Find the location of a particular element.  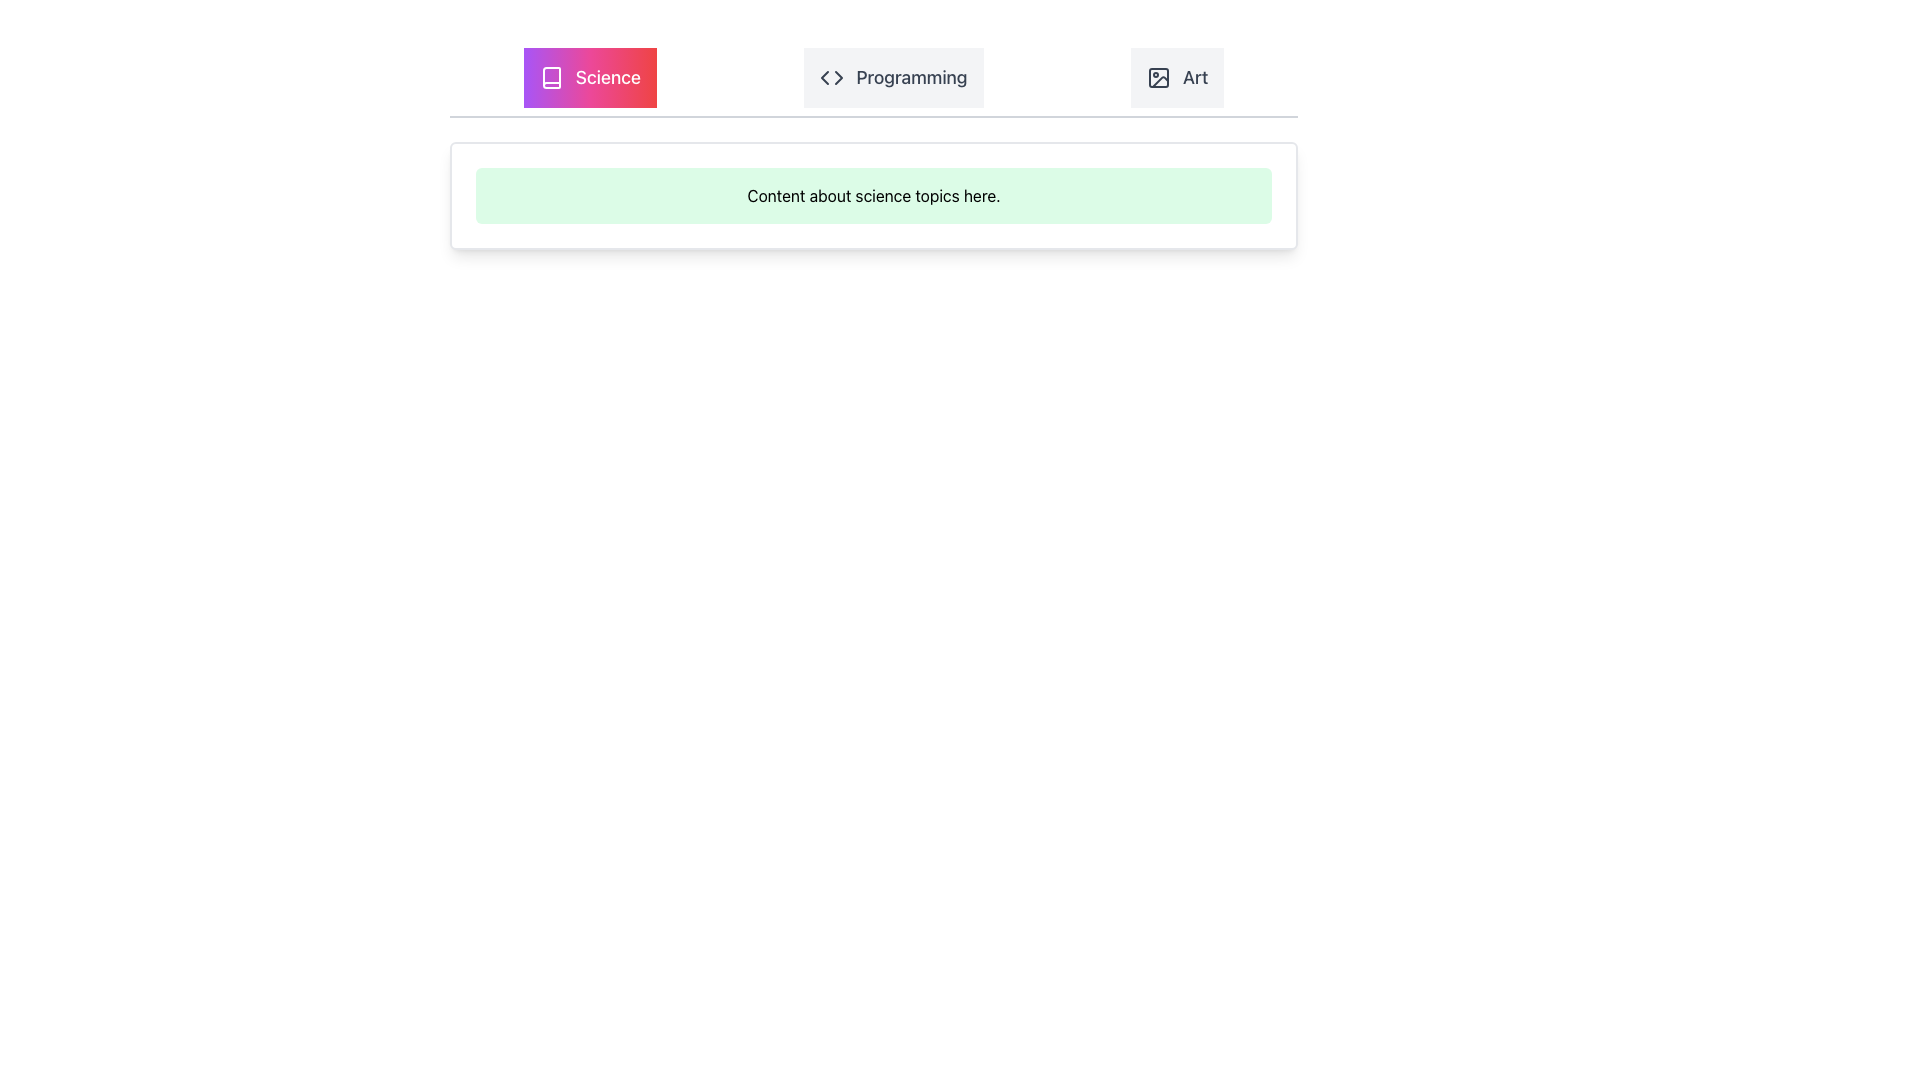

the 'Science' tab button located at the top of the interface is located at coordinates (589, 76).